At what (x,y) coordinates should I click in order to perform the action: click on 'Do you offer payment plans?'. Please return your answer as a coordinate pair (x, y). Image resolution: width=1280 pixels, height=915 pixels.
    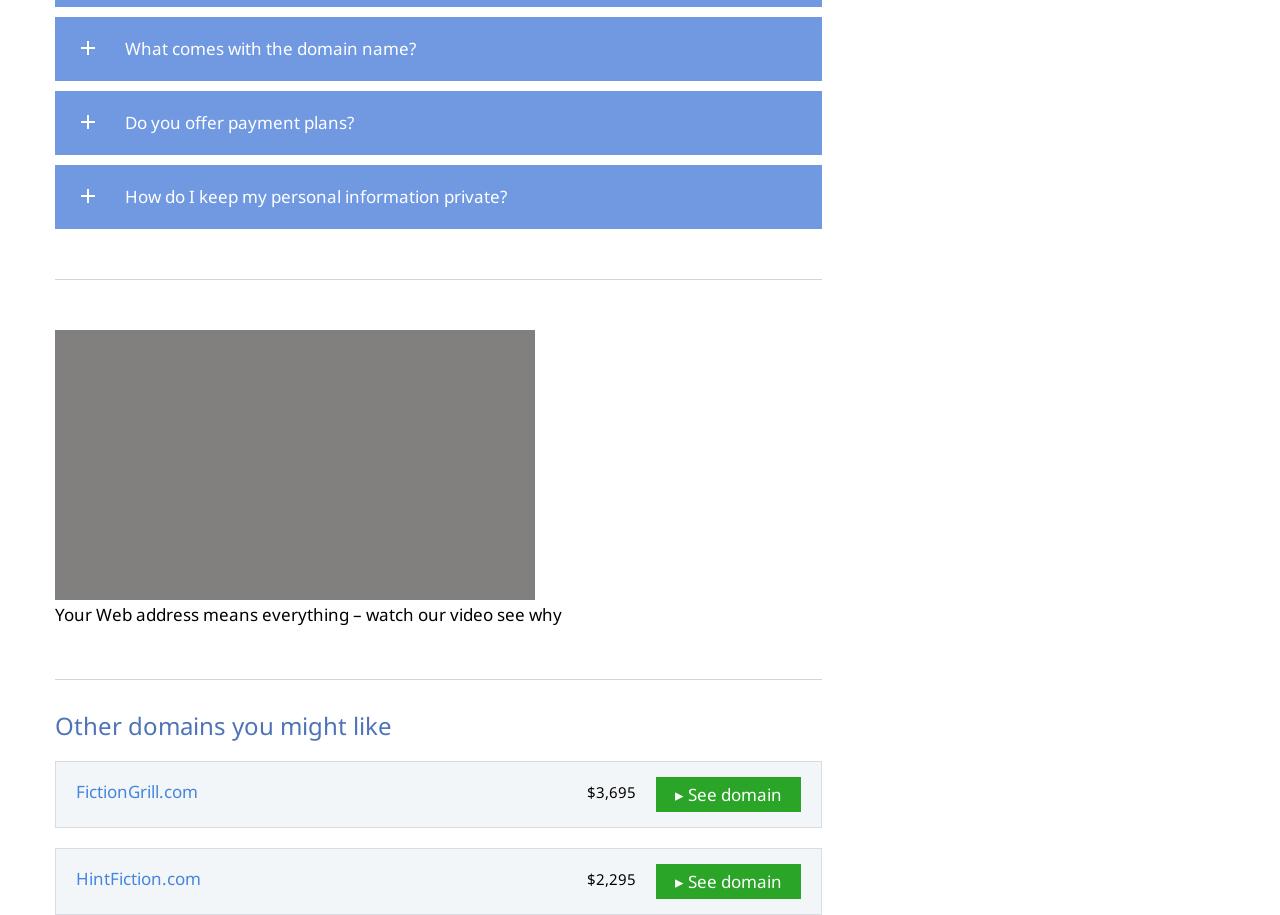
    Looking at the image, I should click on (239, 122).